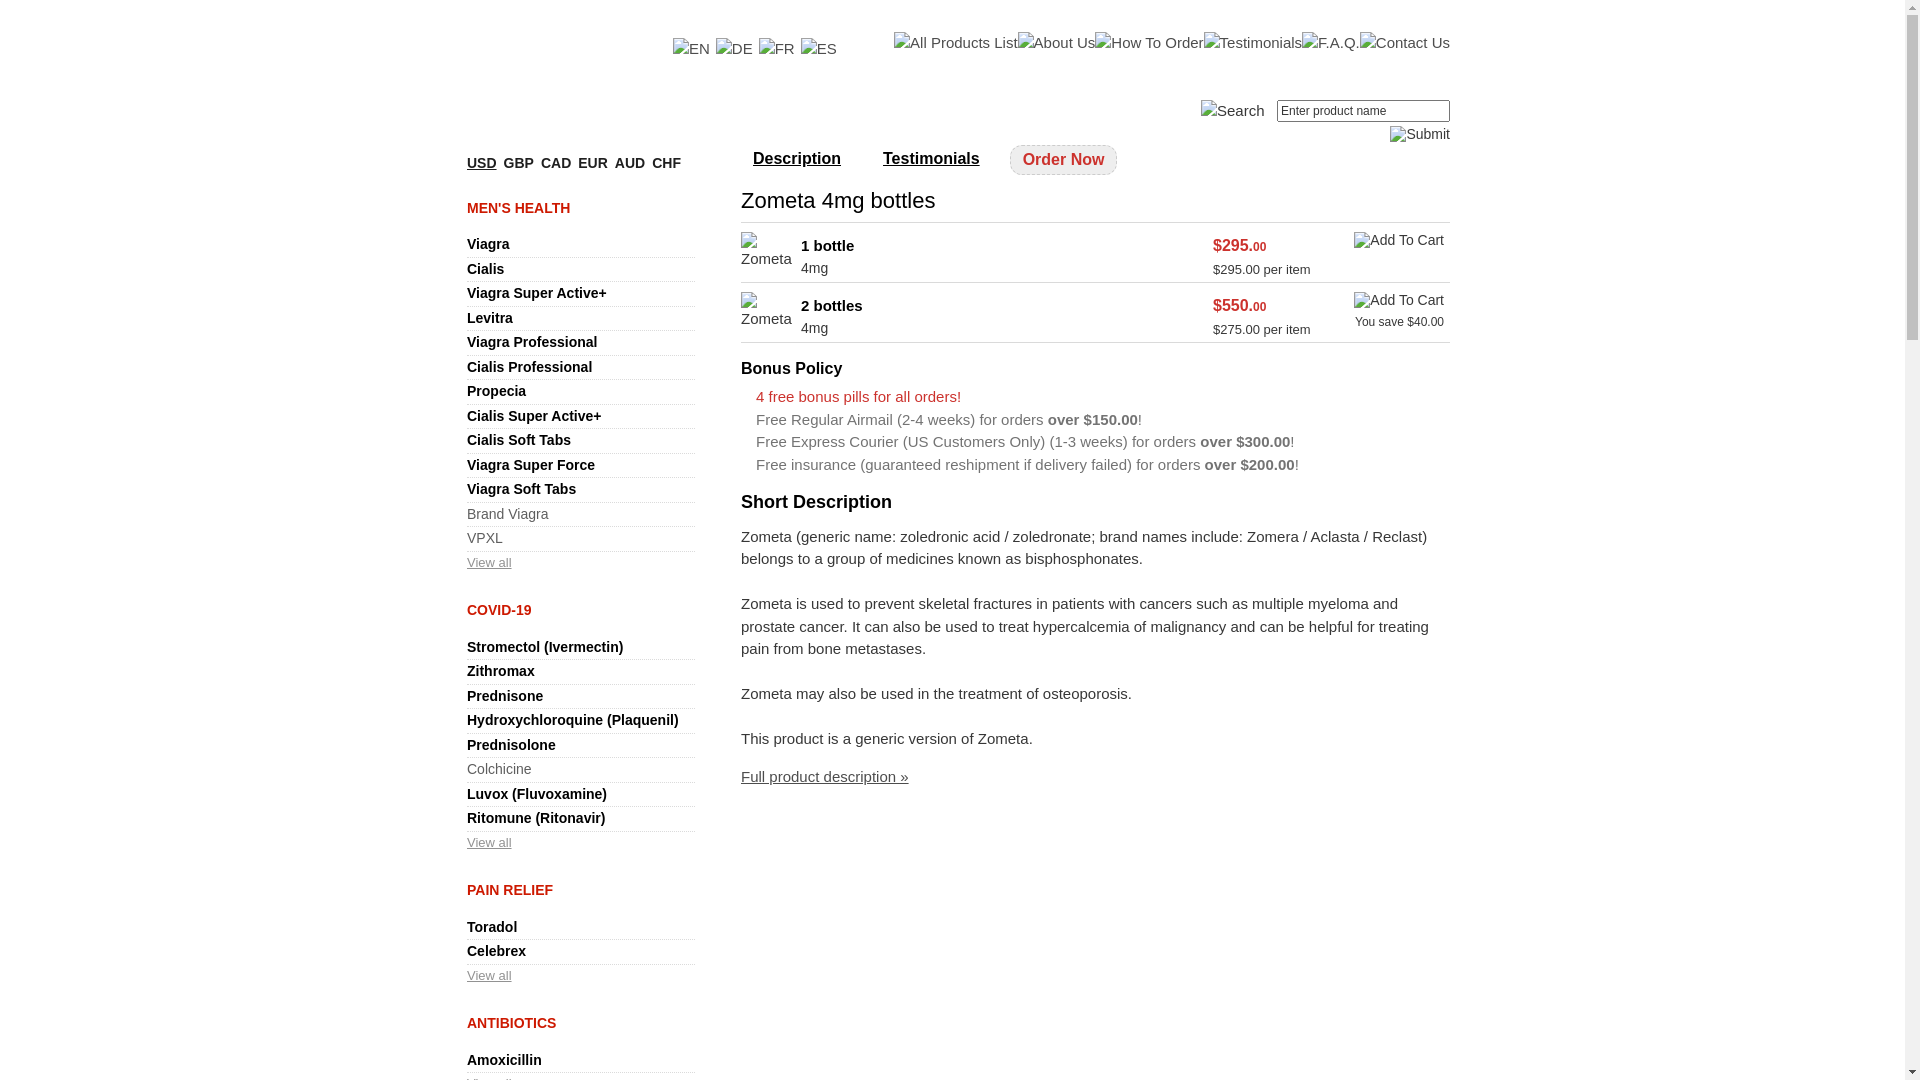 The height and width of the screenshot is (1080, 1920). I want to click on 'GBP', so click(518, 161).